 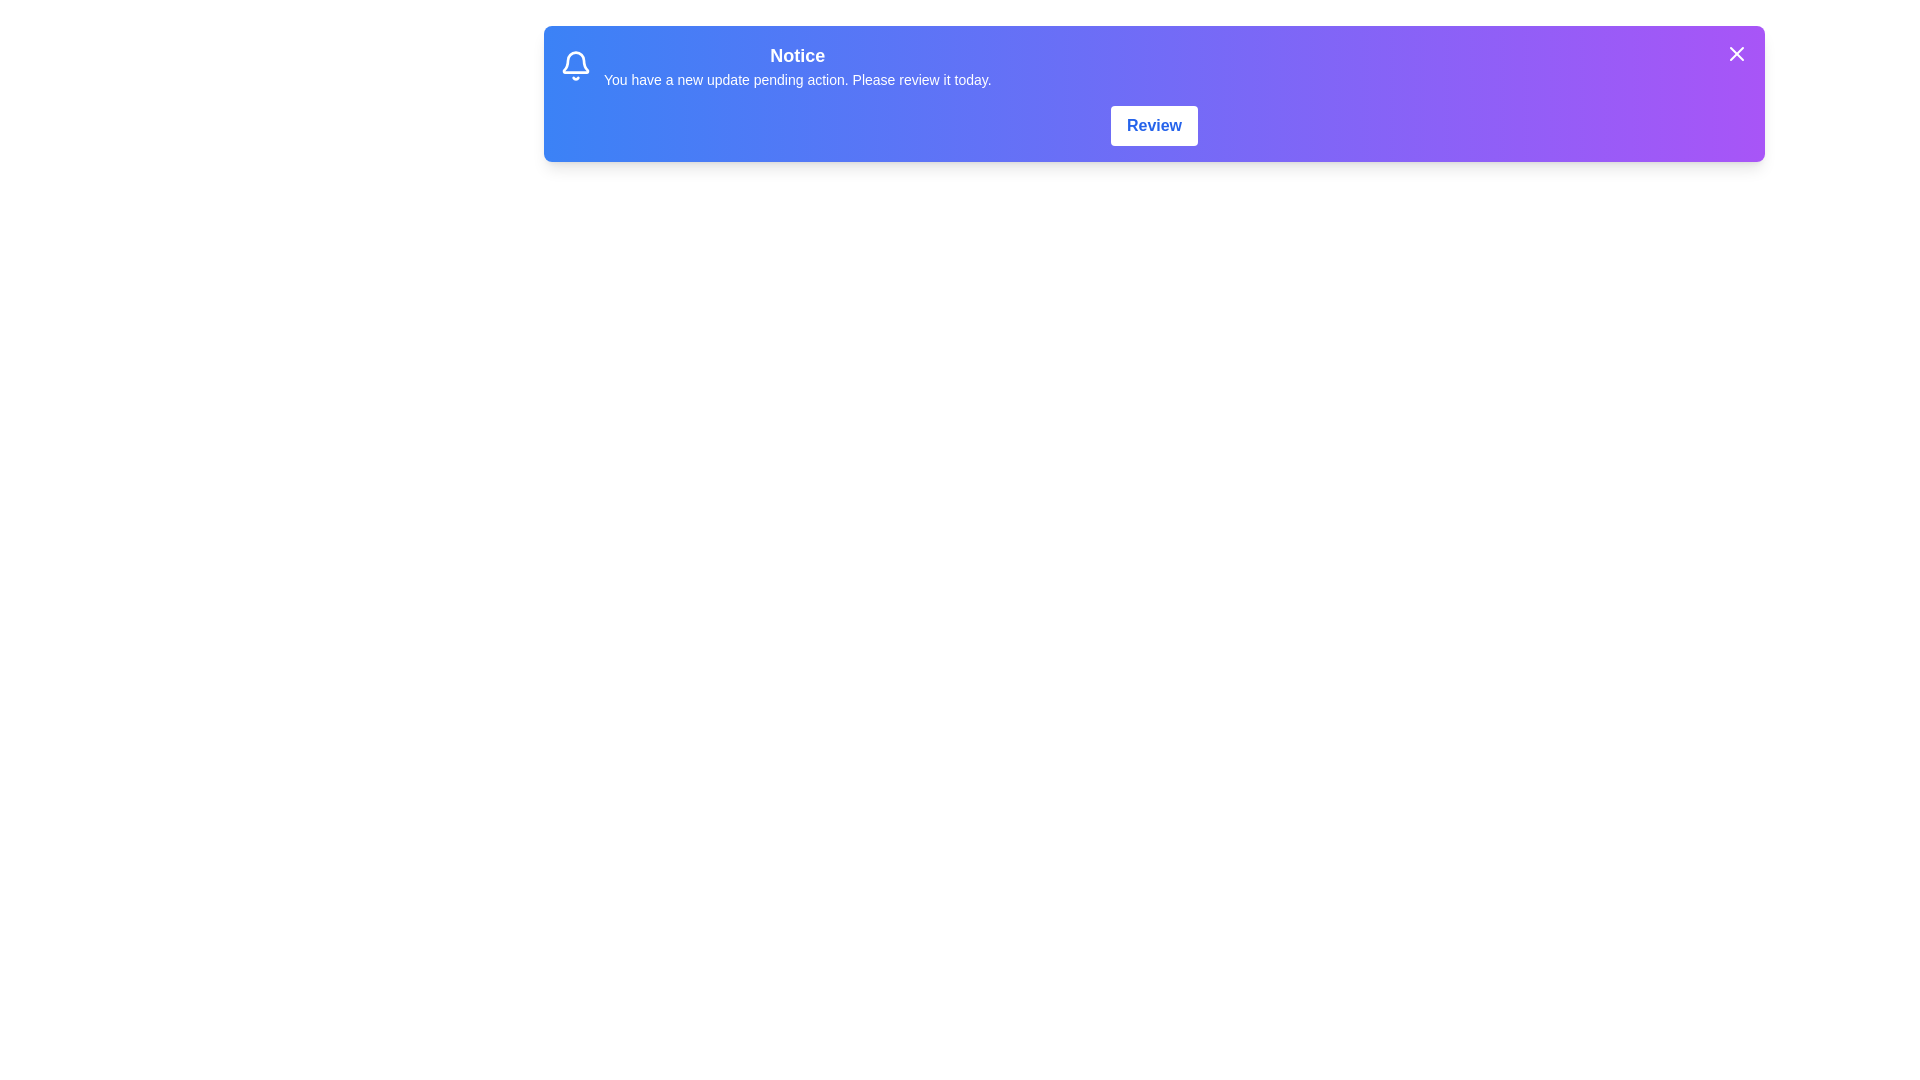 I want to click on the bell-shaped icon with rounded edges, located at the left side of the gradient blue notification bar, so click(x=575, y=64).